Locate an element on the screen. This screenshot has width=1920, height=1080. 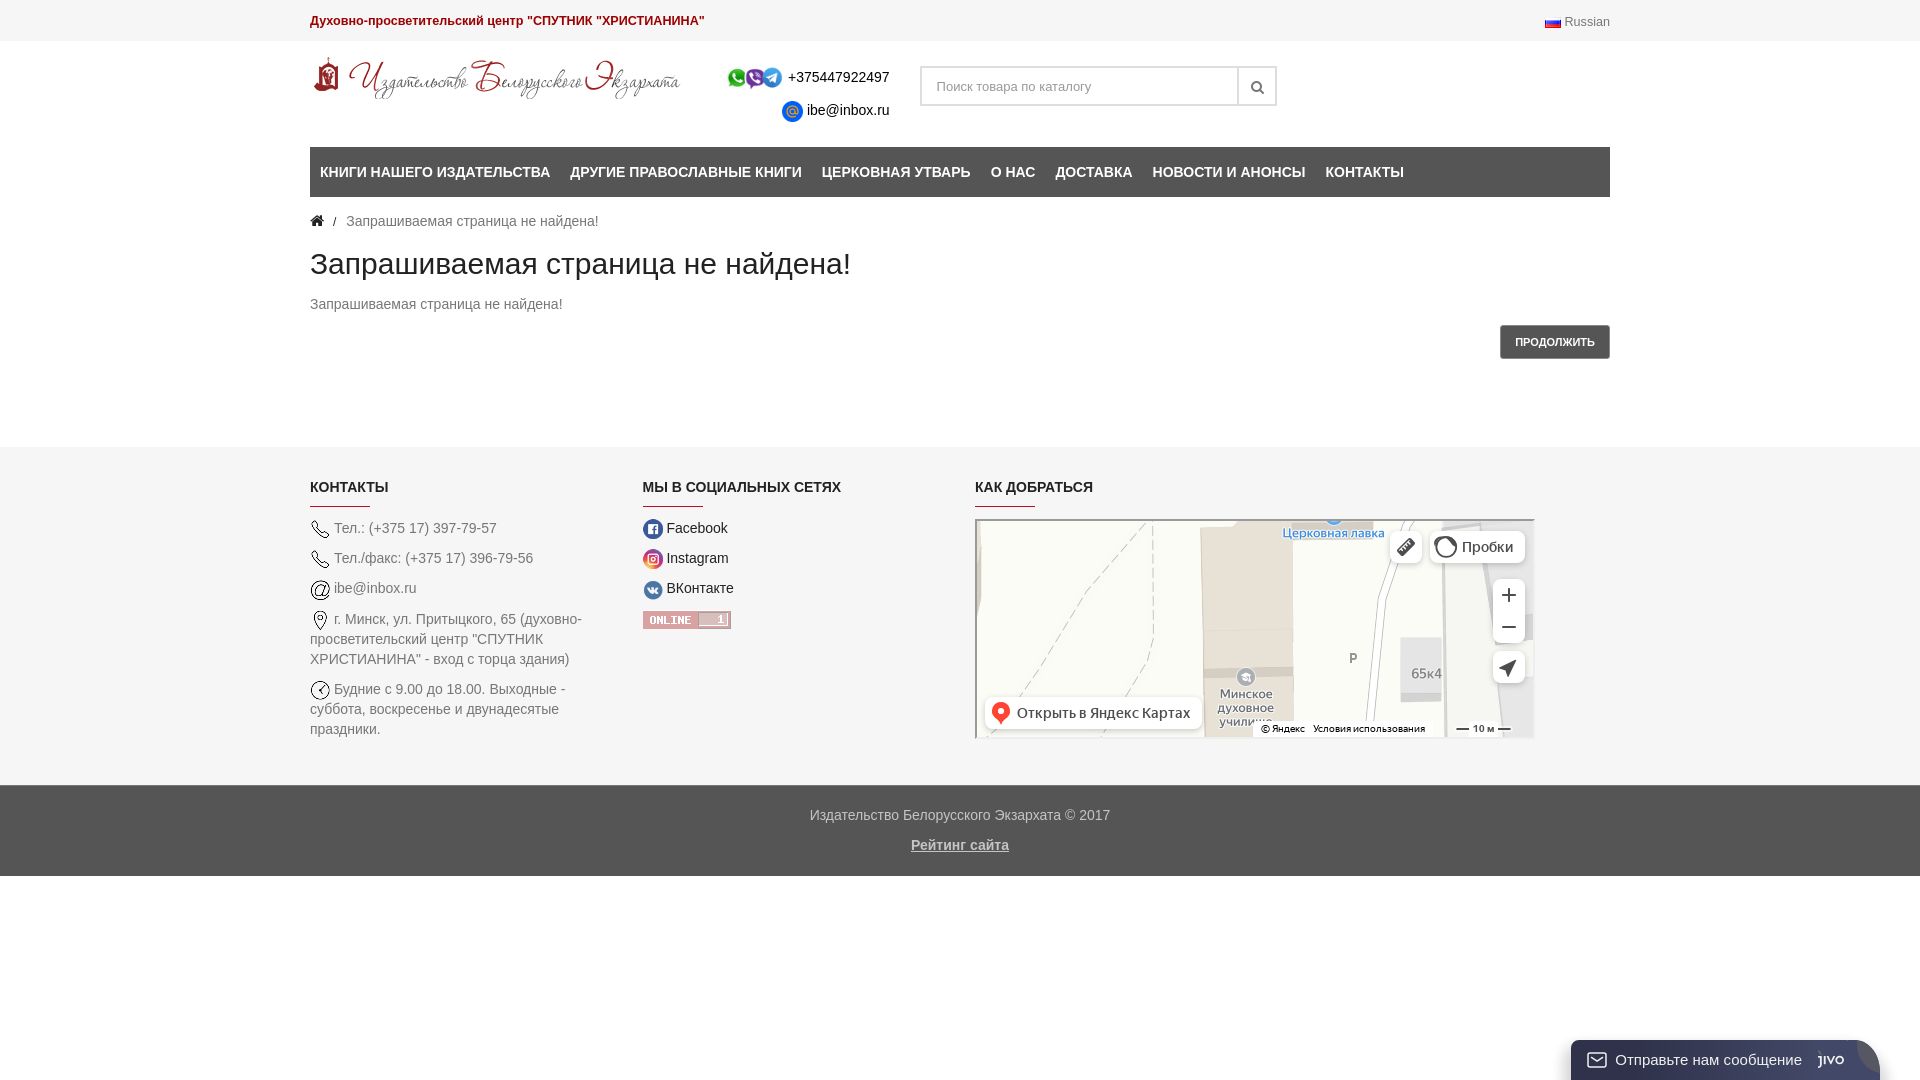
'Russian' is located at coordinates (1576, 22).